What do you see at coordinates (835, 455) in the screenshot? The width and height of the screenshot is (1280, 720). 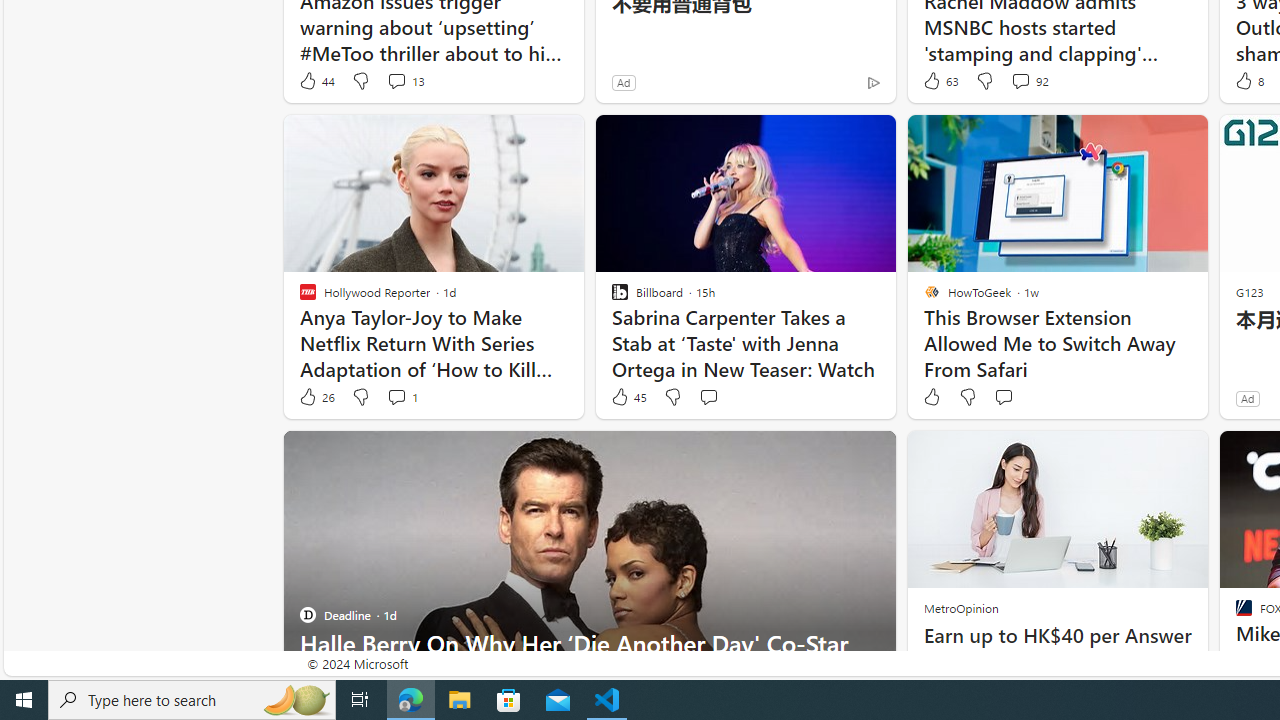 I see `'Hide this story'` at bounding box center [835, 455].